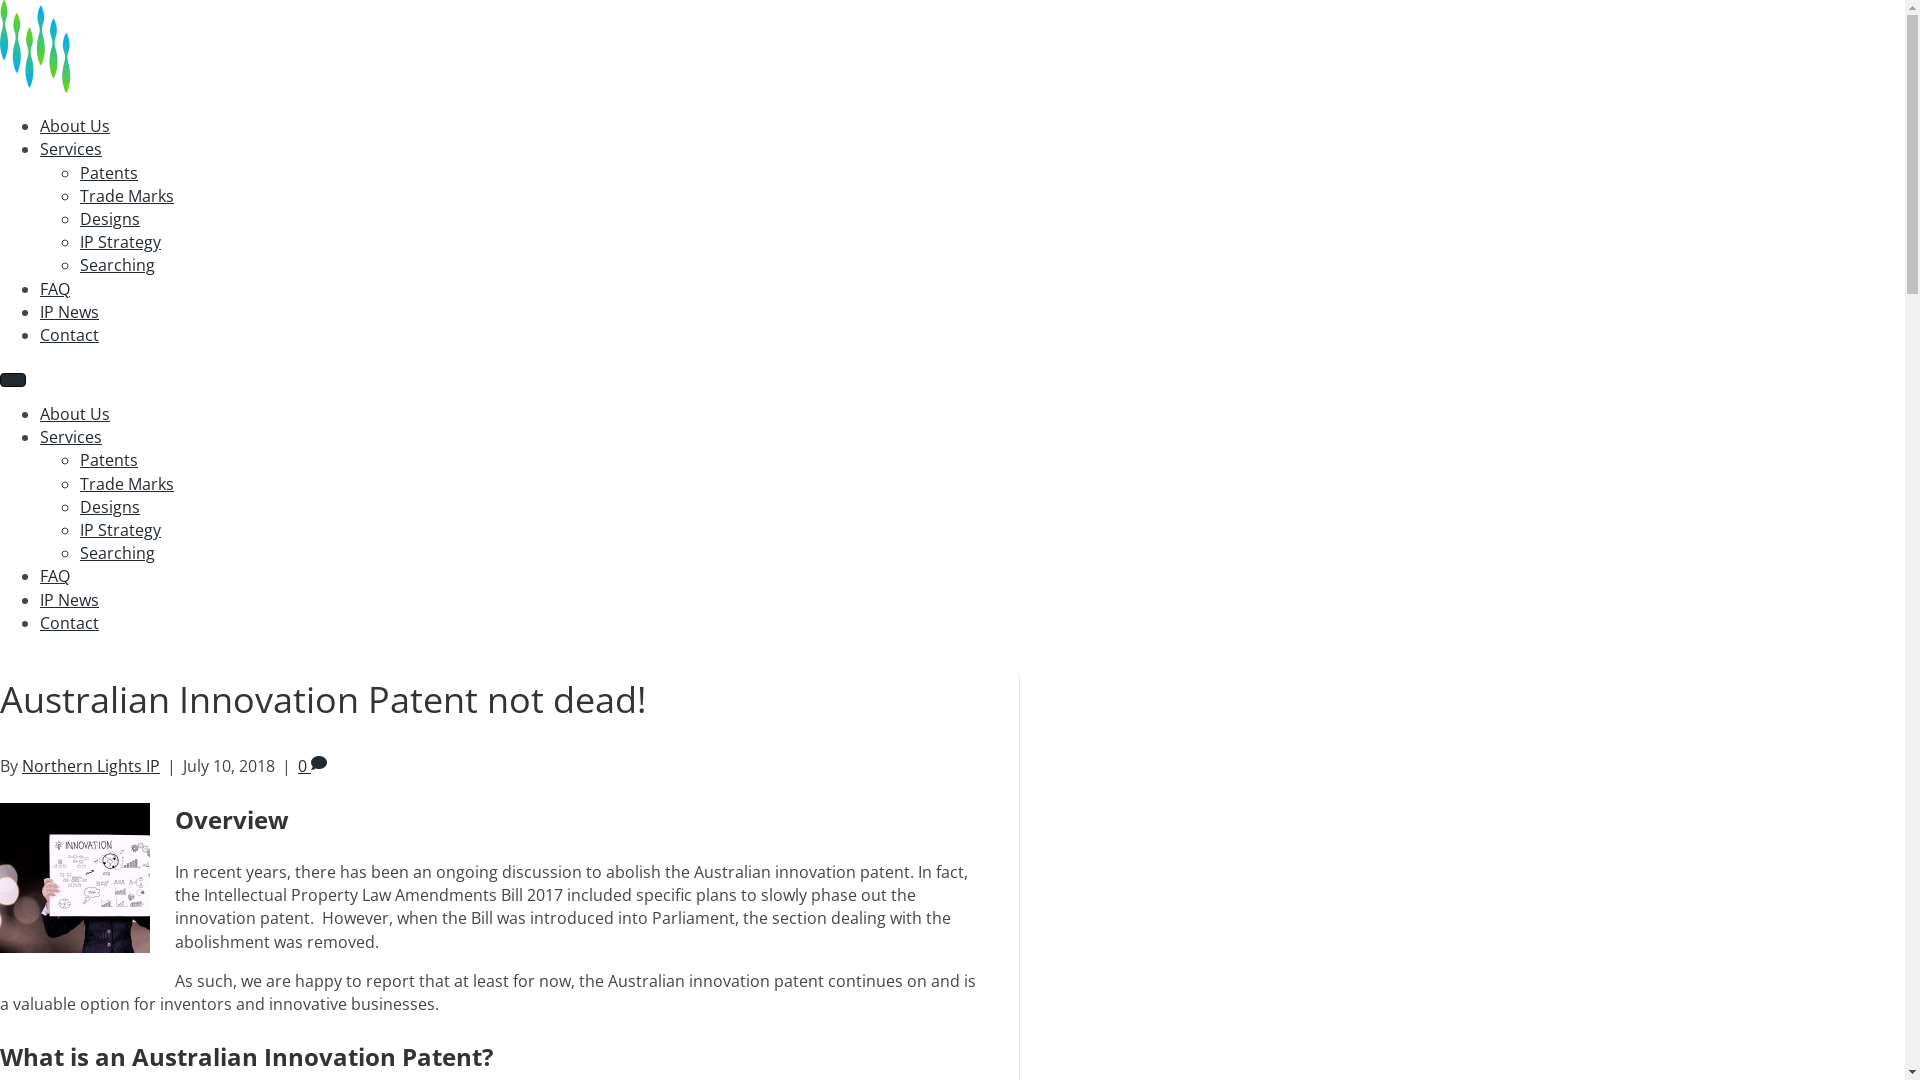  Describe the element at coordinates (311, 765) in the screenshot. I see `'0'` at that location.